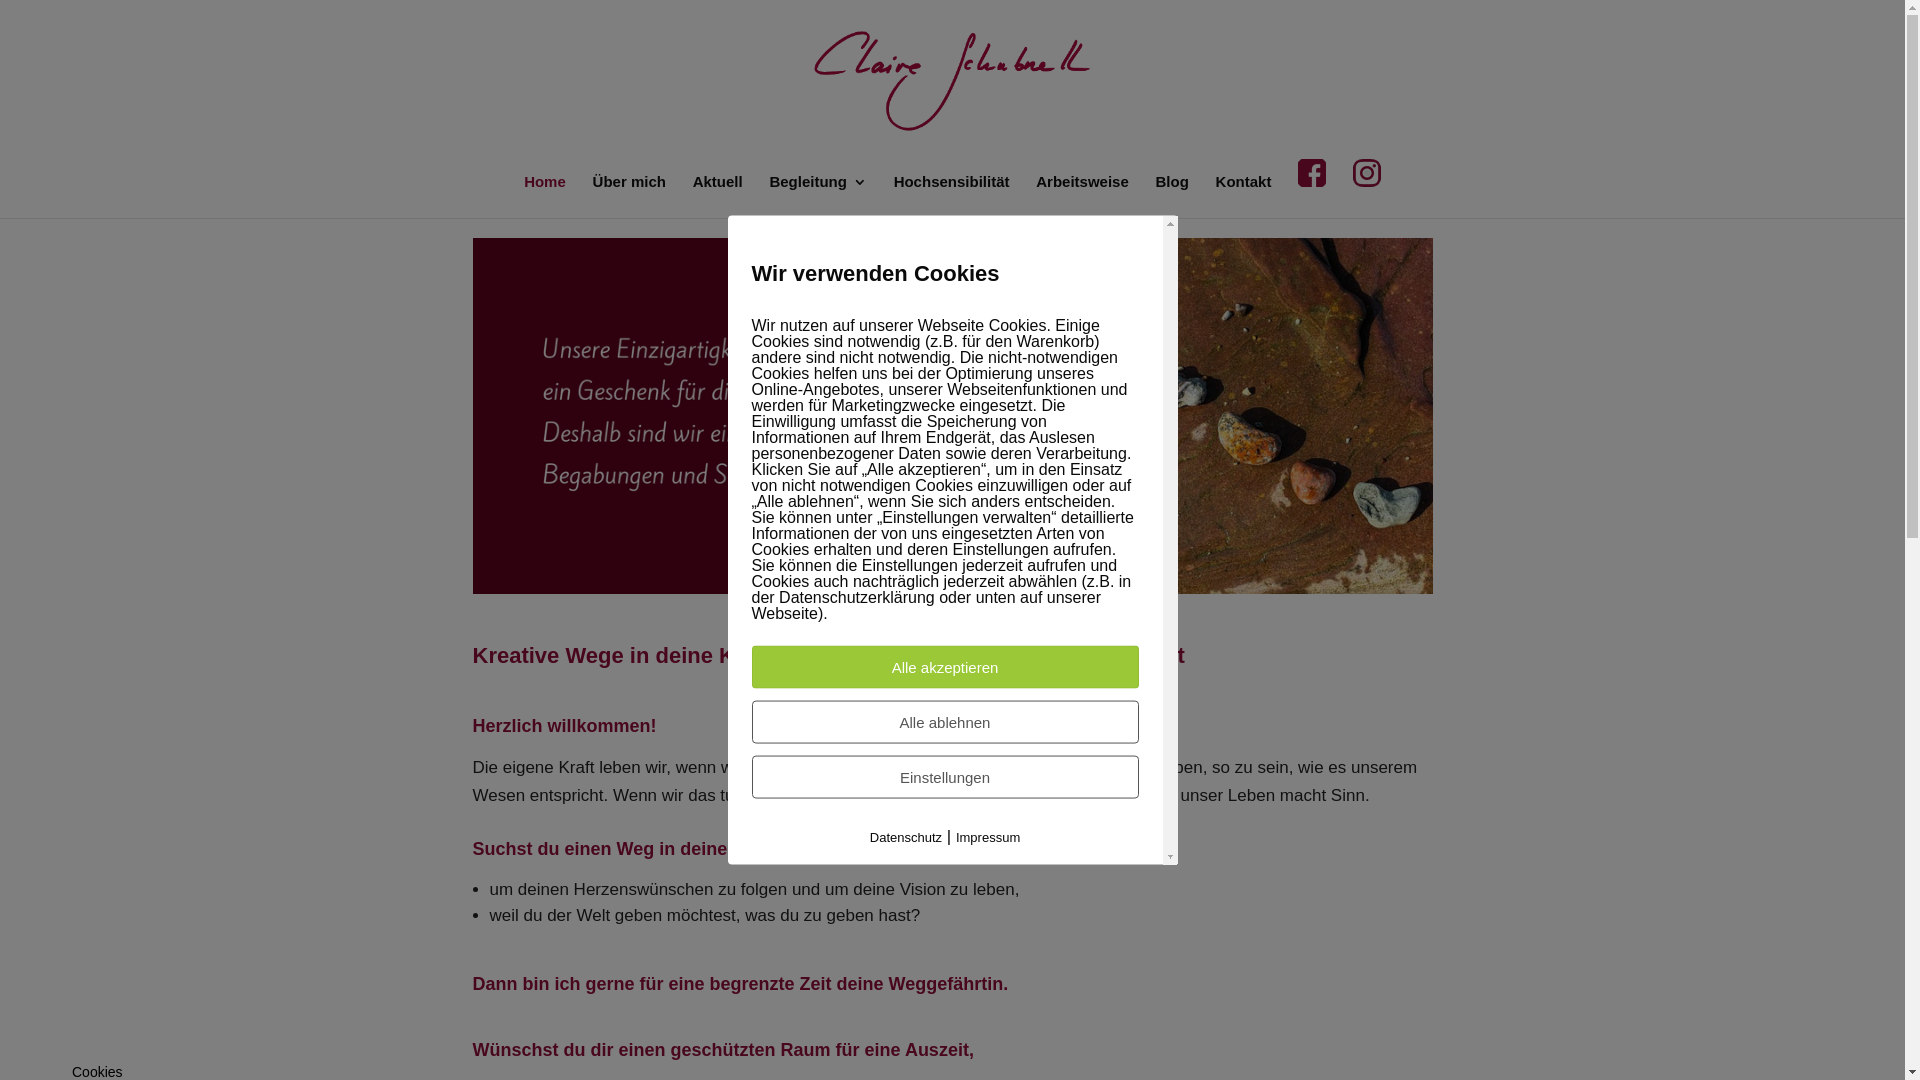  I want to click on 'Aktuell', so click(718, 196).